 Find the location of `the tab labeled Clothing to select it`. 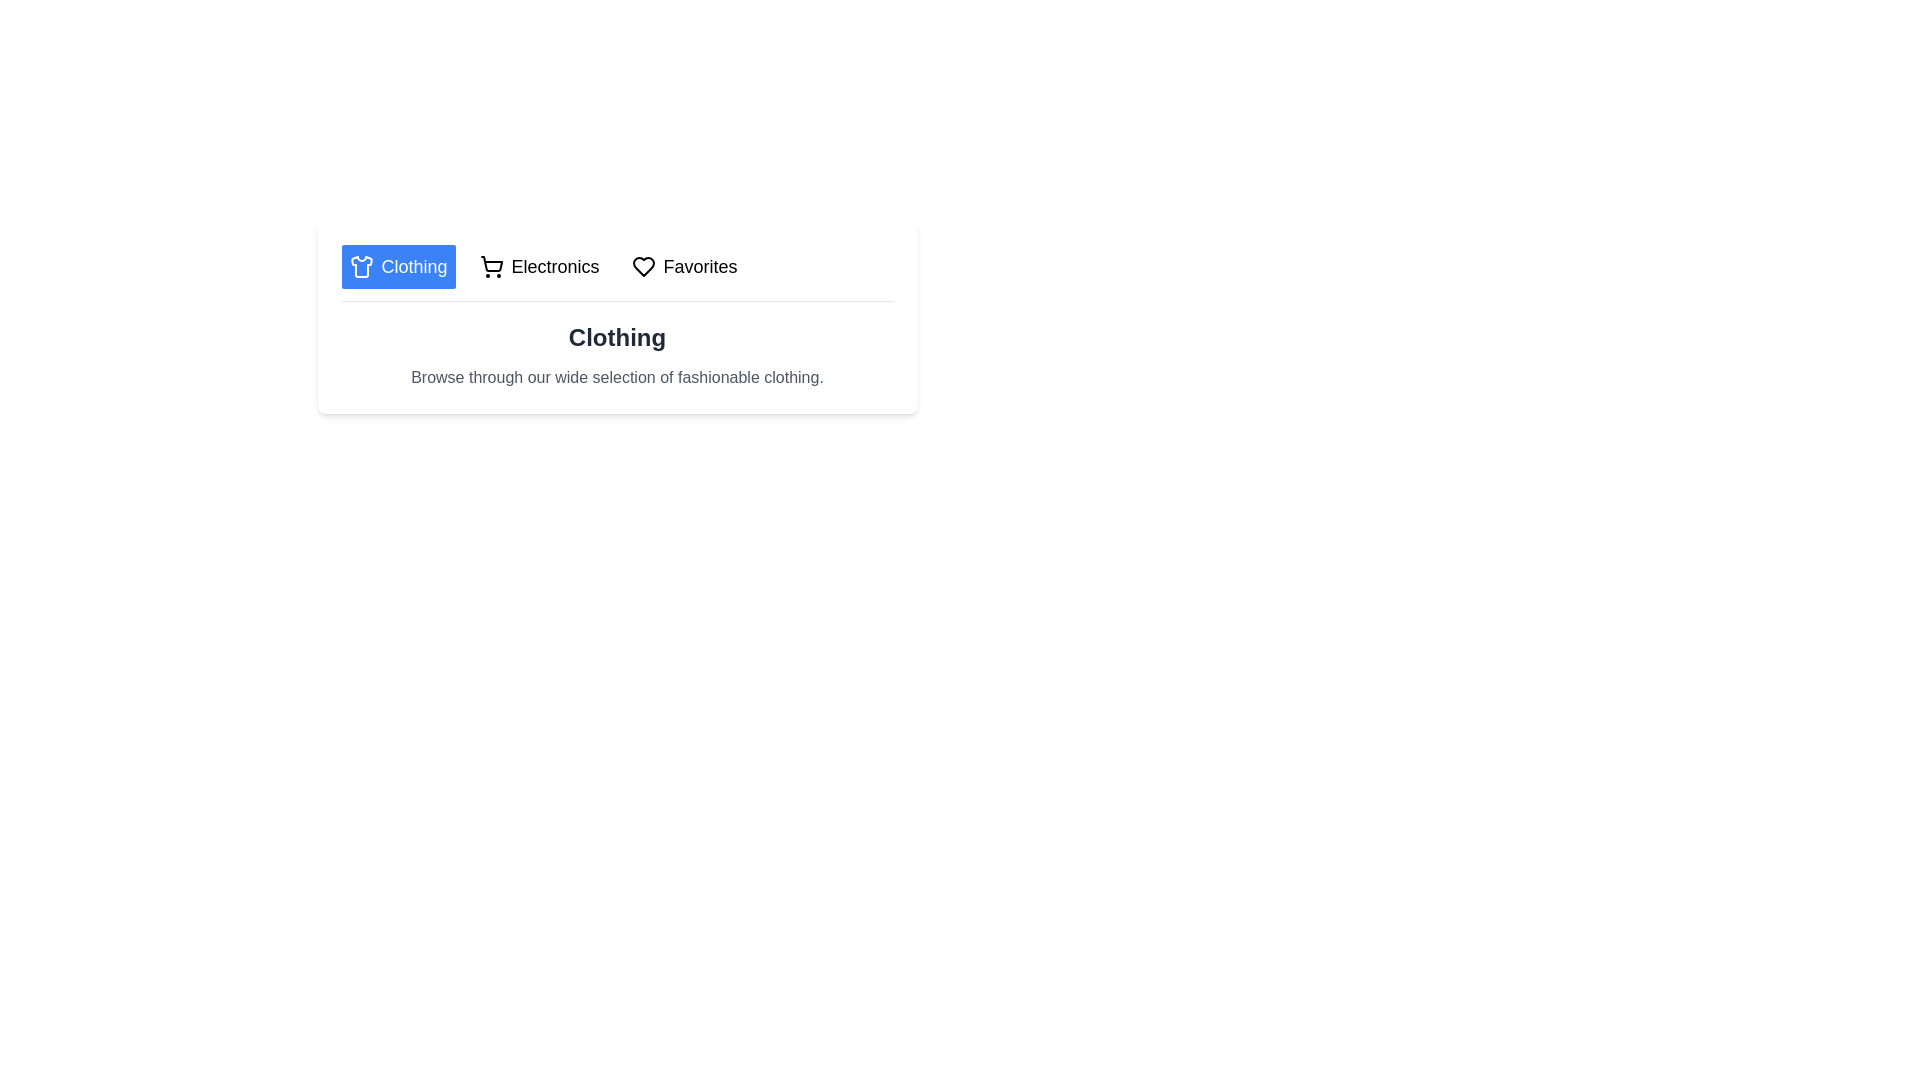

the tab labeled Clothing to select it is located at coordinates (398, 265).